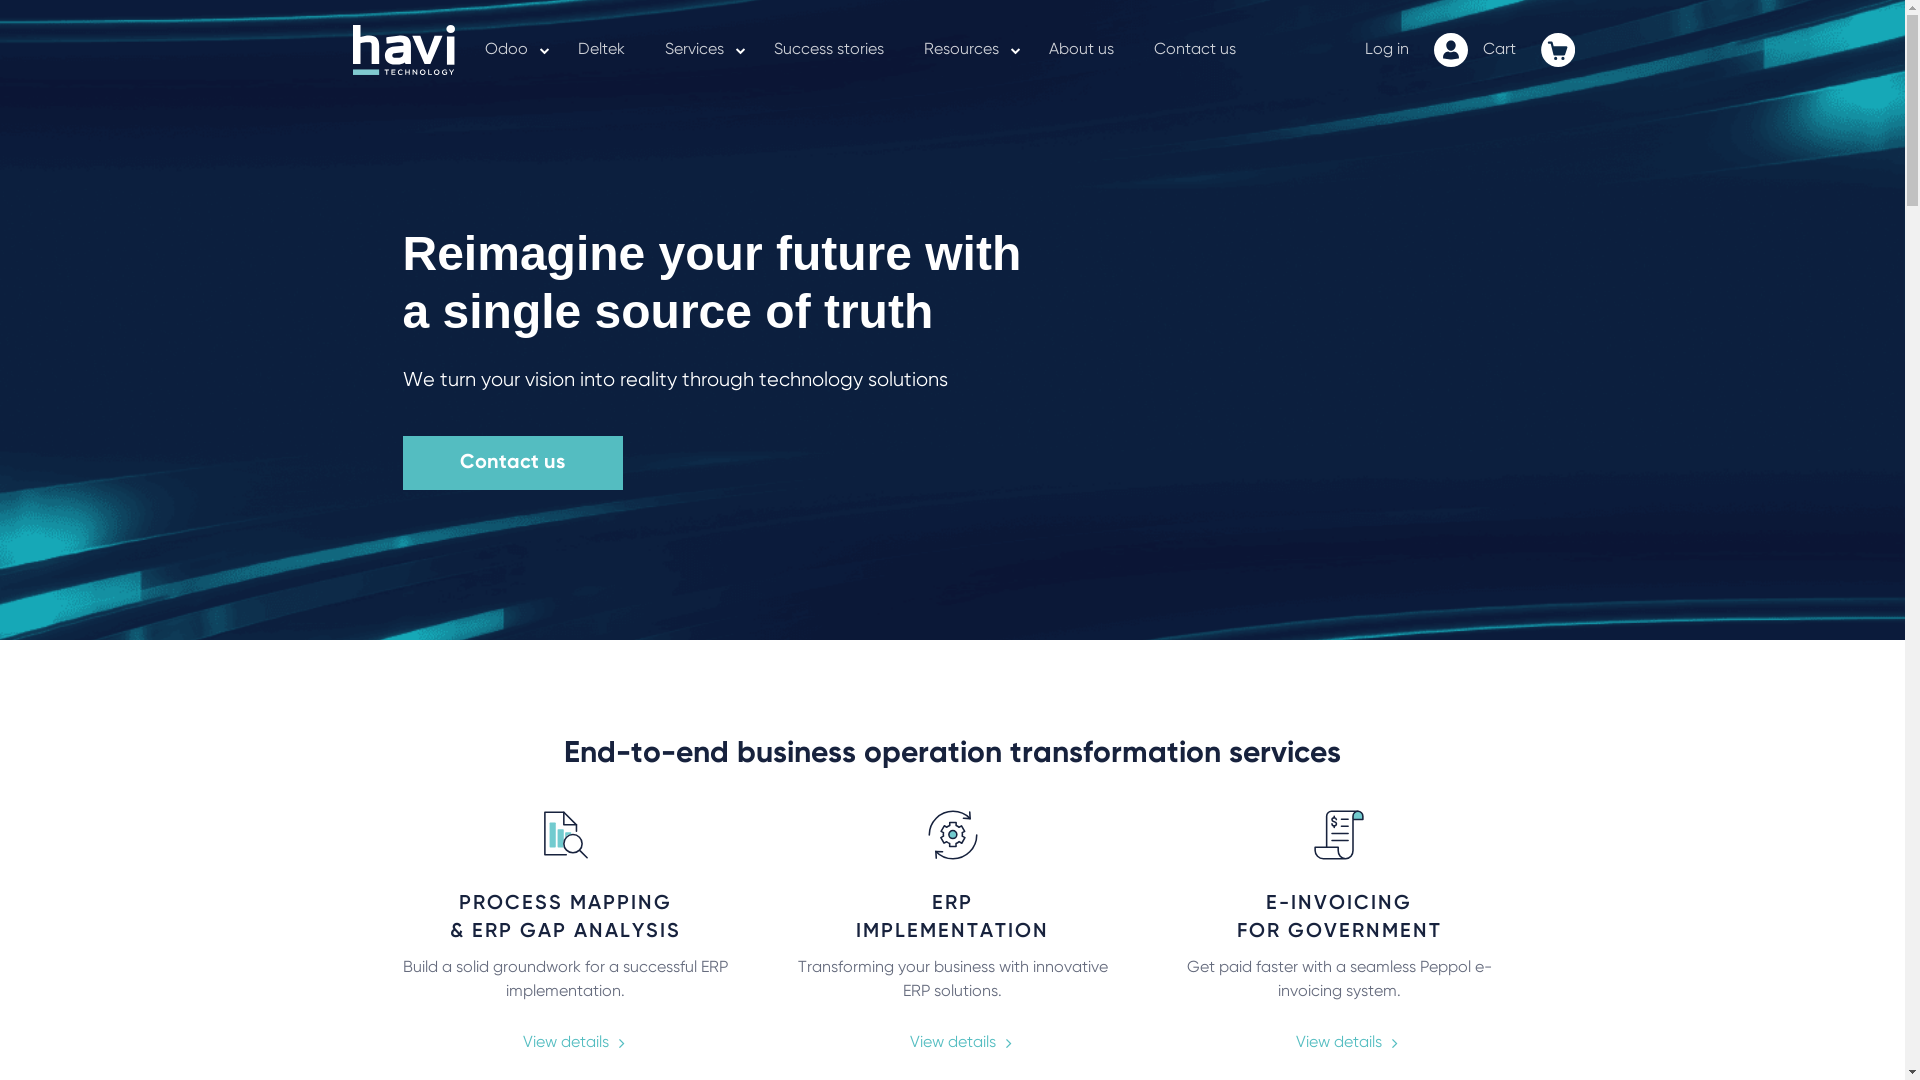 The height and width of the screenshot is (1080, 1920). Describe the element at coordinates (1385, 49) in the screenshot. I see `'Log in'` at that location.